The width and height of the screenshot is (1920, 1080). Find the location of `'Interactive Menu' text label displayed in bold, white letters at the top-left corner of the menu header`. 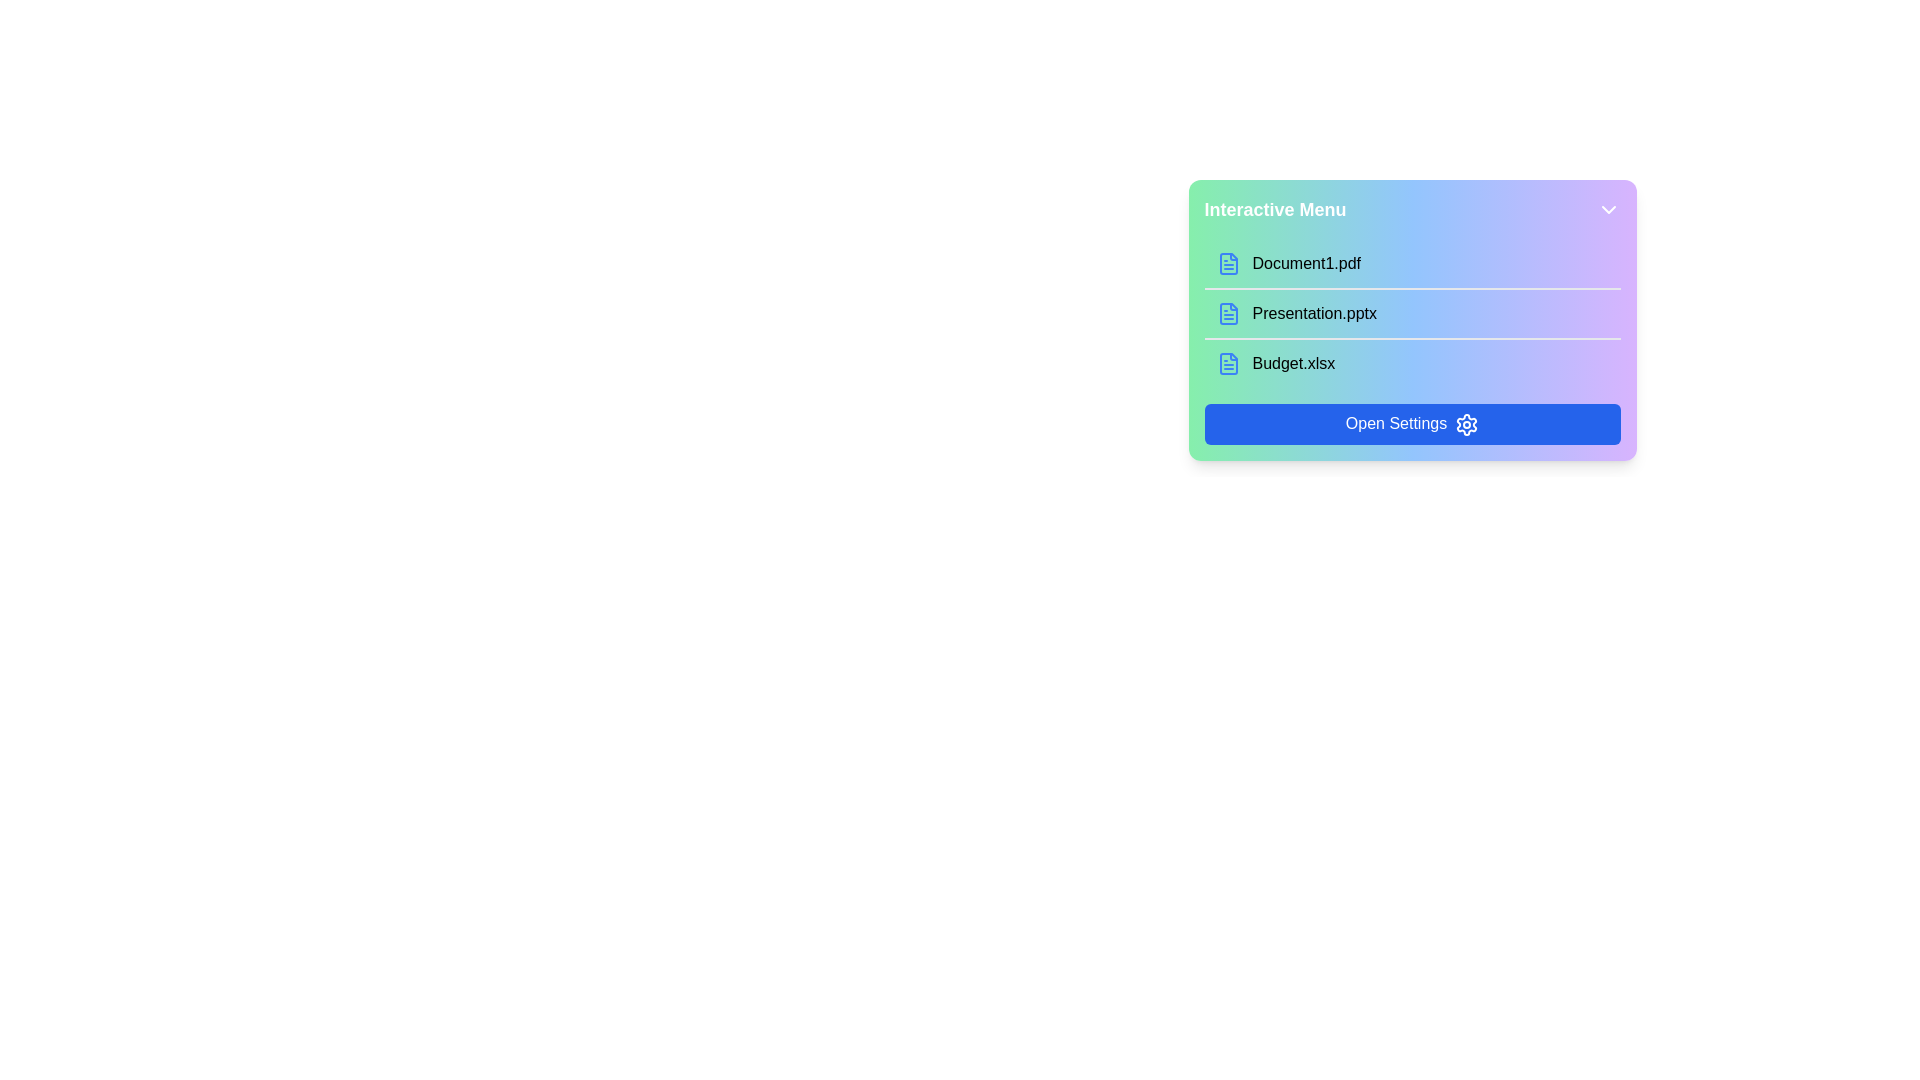

'Interactive Menu' text label displayed in bold, white letters at the top-left corner of the menu header is located at coordinates (1274, 209).